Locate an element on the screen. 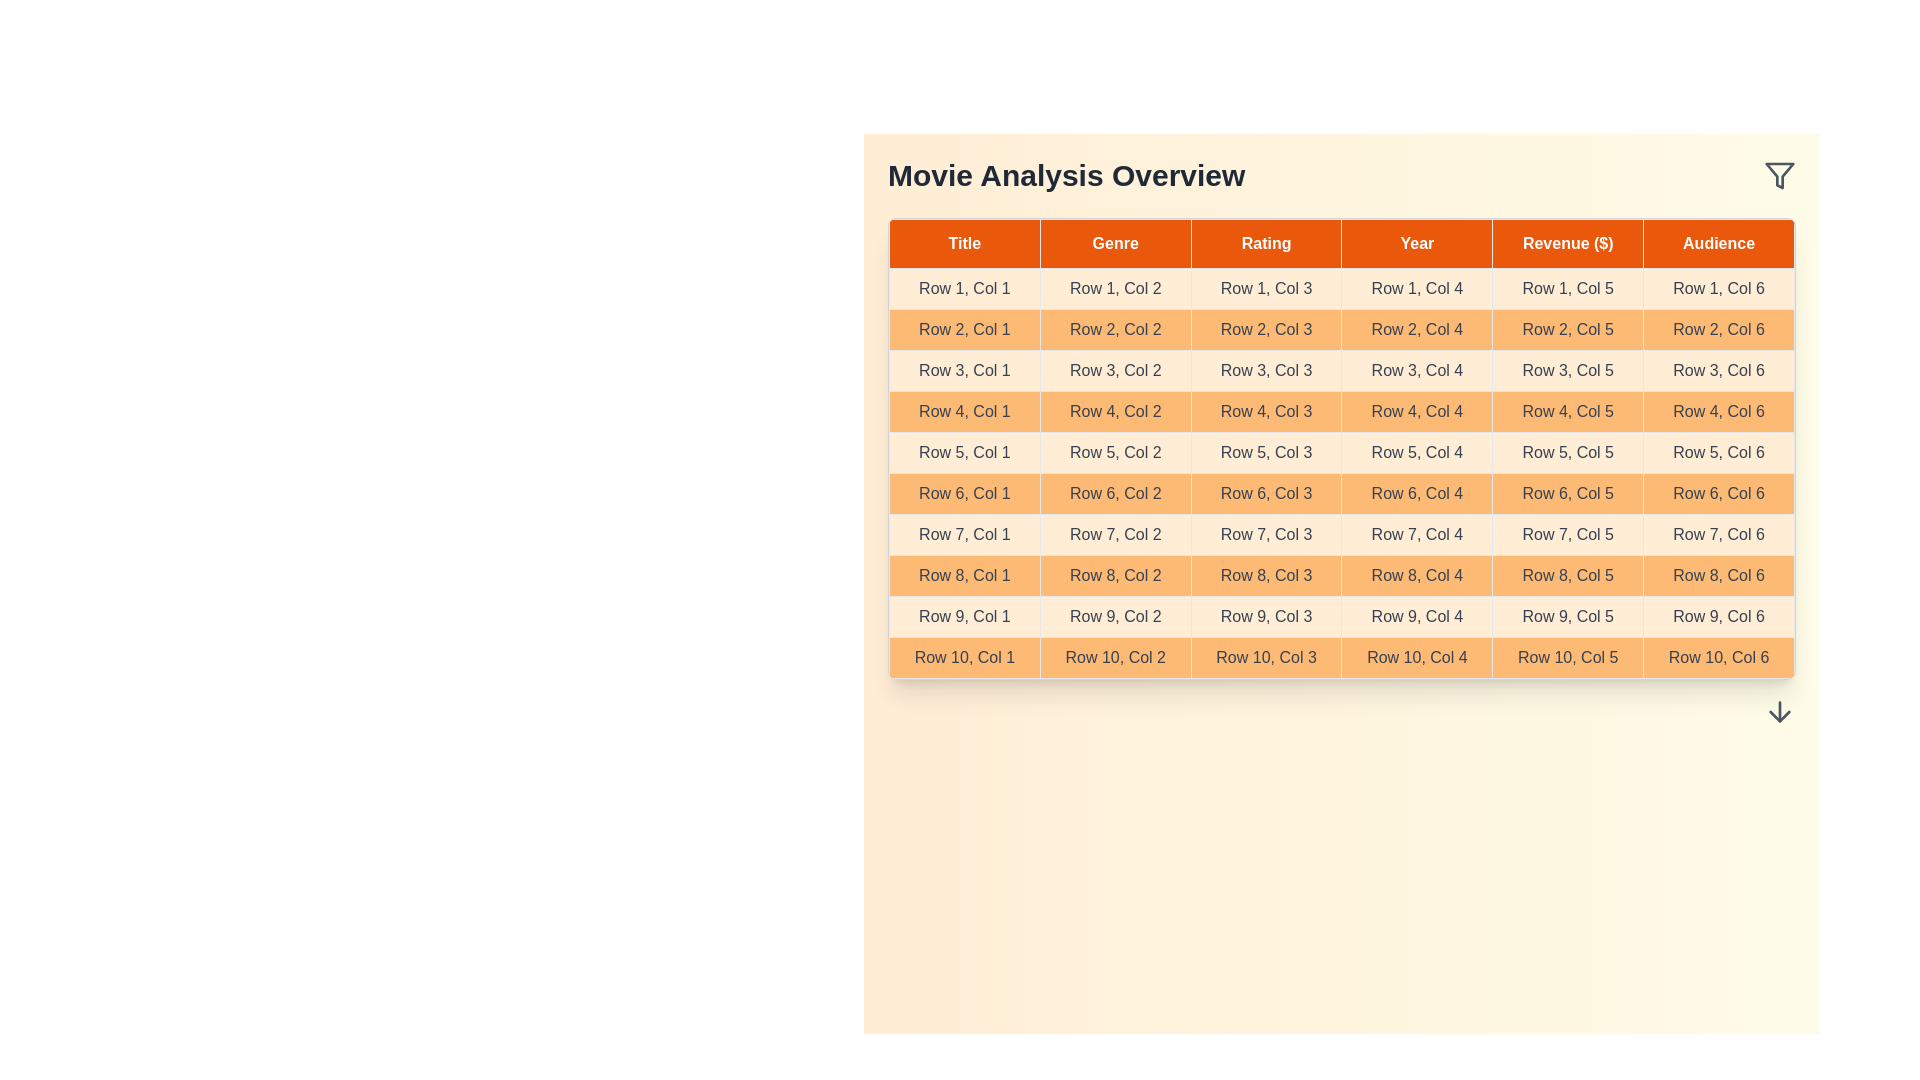 This screenshot has width=1920, height=1080. the header cell labeled Title to sort the column is located at coordinates (964, 242).